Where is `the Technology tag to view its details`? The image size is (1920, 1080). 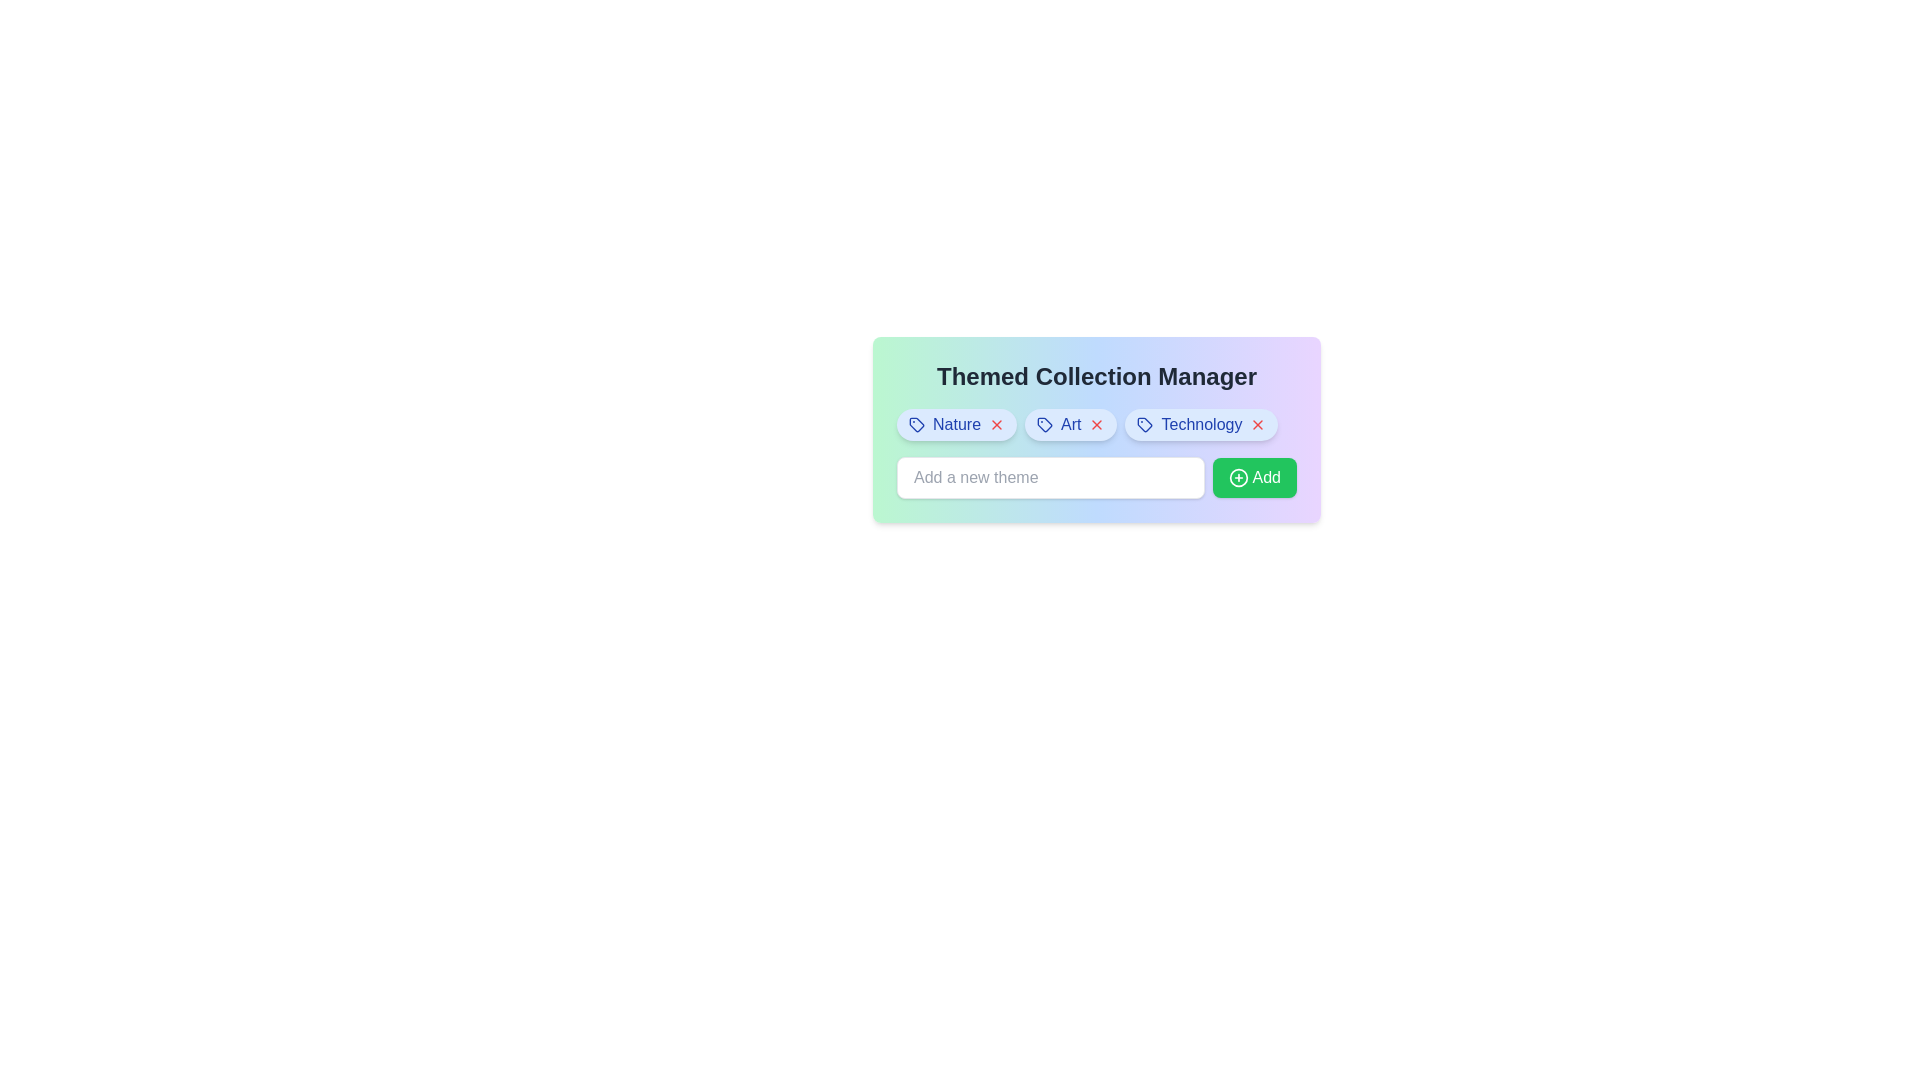 the Technology tag to view its details is located at coordinates (1200, 423).